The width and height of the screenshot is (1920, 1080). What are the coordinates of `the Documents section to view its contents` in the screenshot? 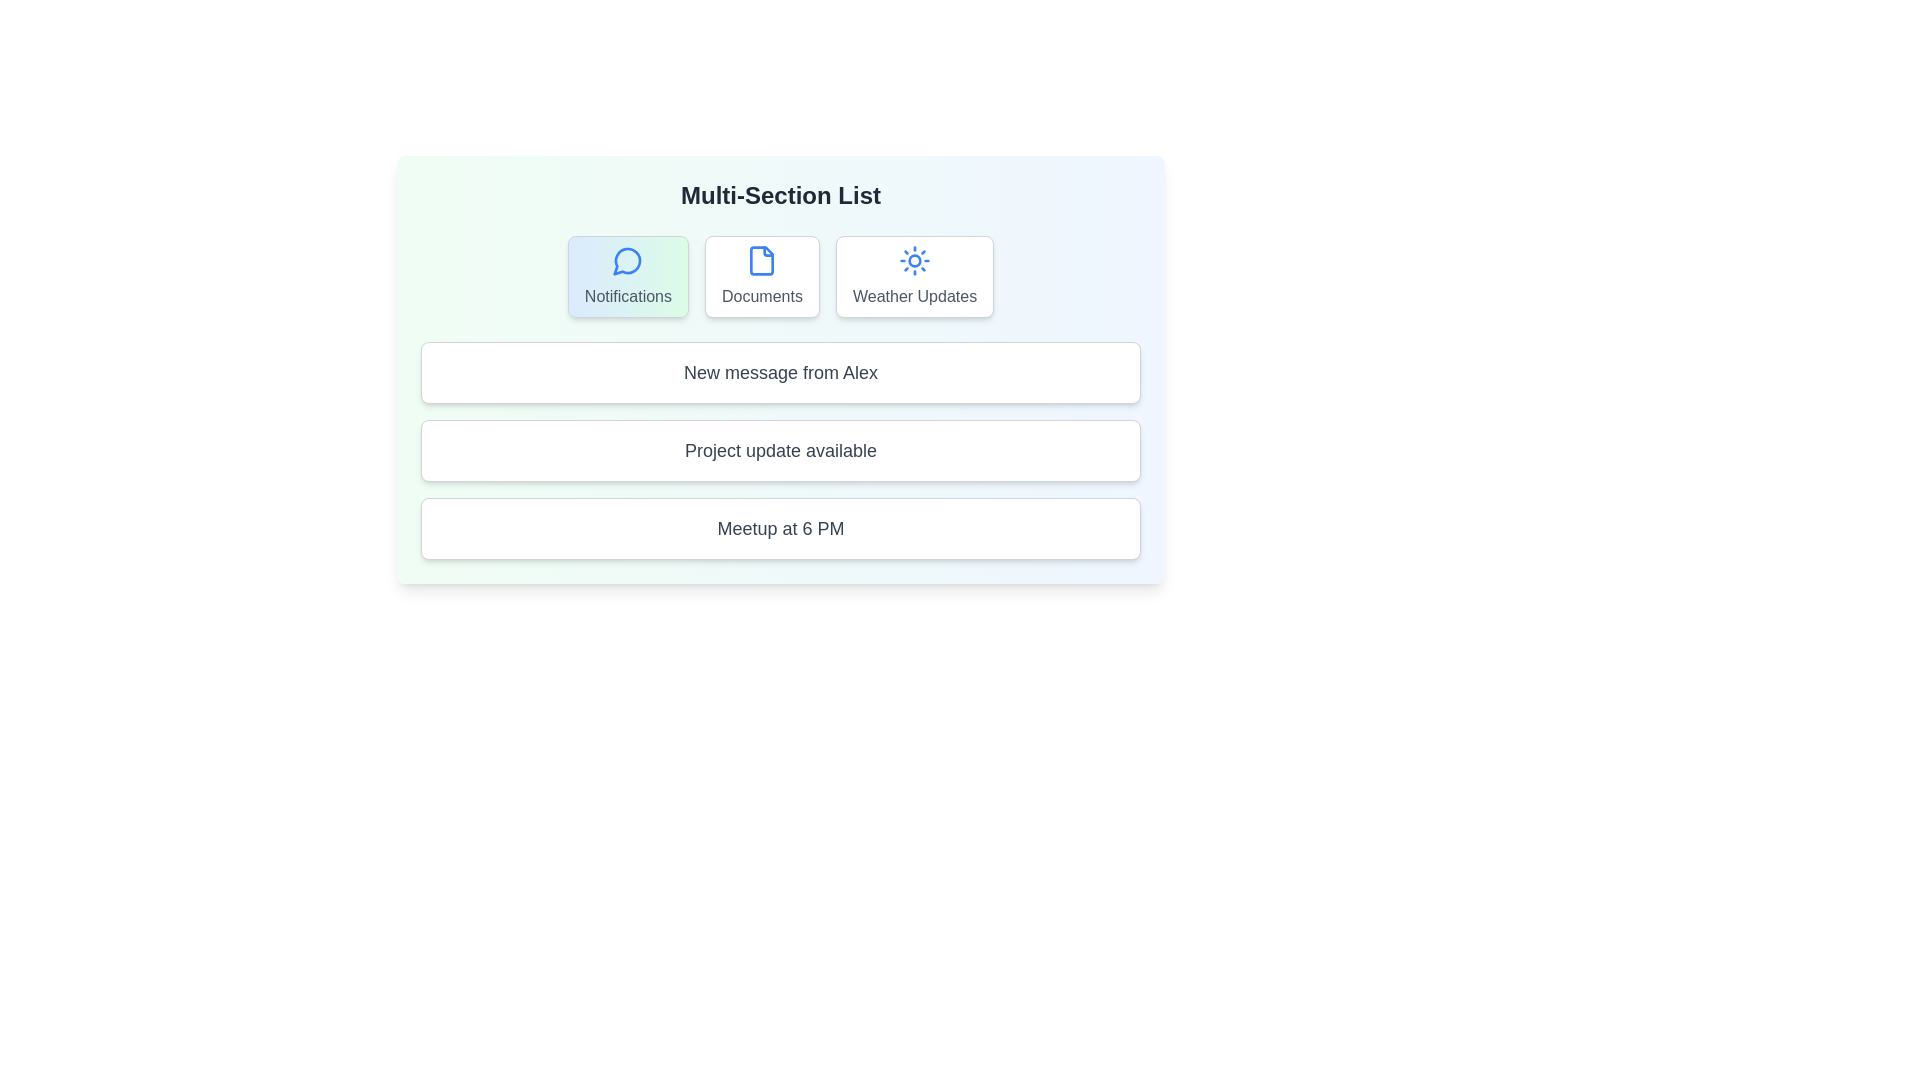 It's located at (761, 277).